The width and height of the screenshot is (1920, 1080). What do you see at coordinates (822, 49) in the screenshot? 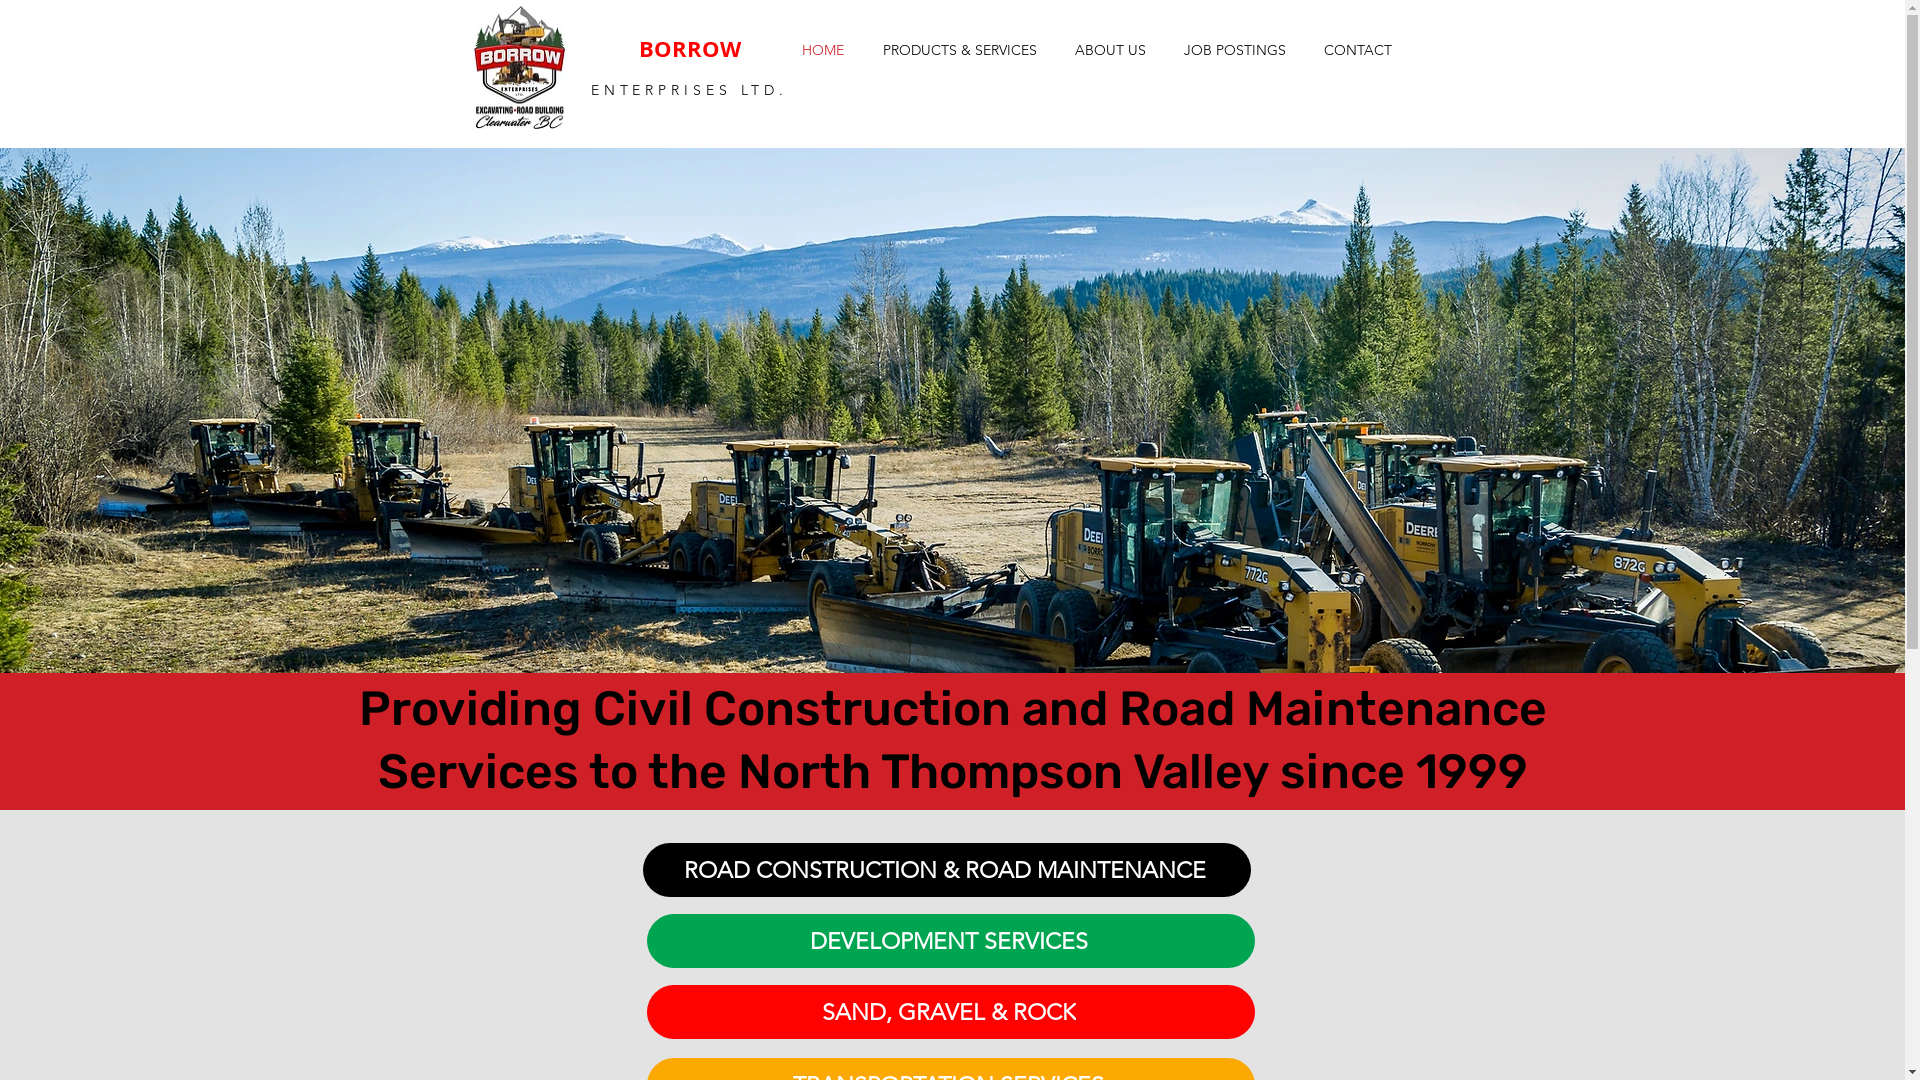
I see `'HOME'` at bounding box center [822, 49].